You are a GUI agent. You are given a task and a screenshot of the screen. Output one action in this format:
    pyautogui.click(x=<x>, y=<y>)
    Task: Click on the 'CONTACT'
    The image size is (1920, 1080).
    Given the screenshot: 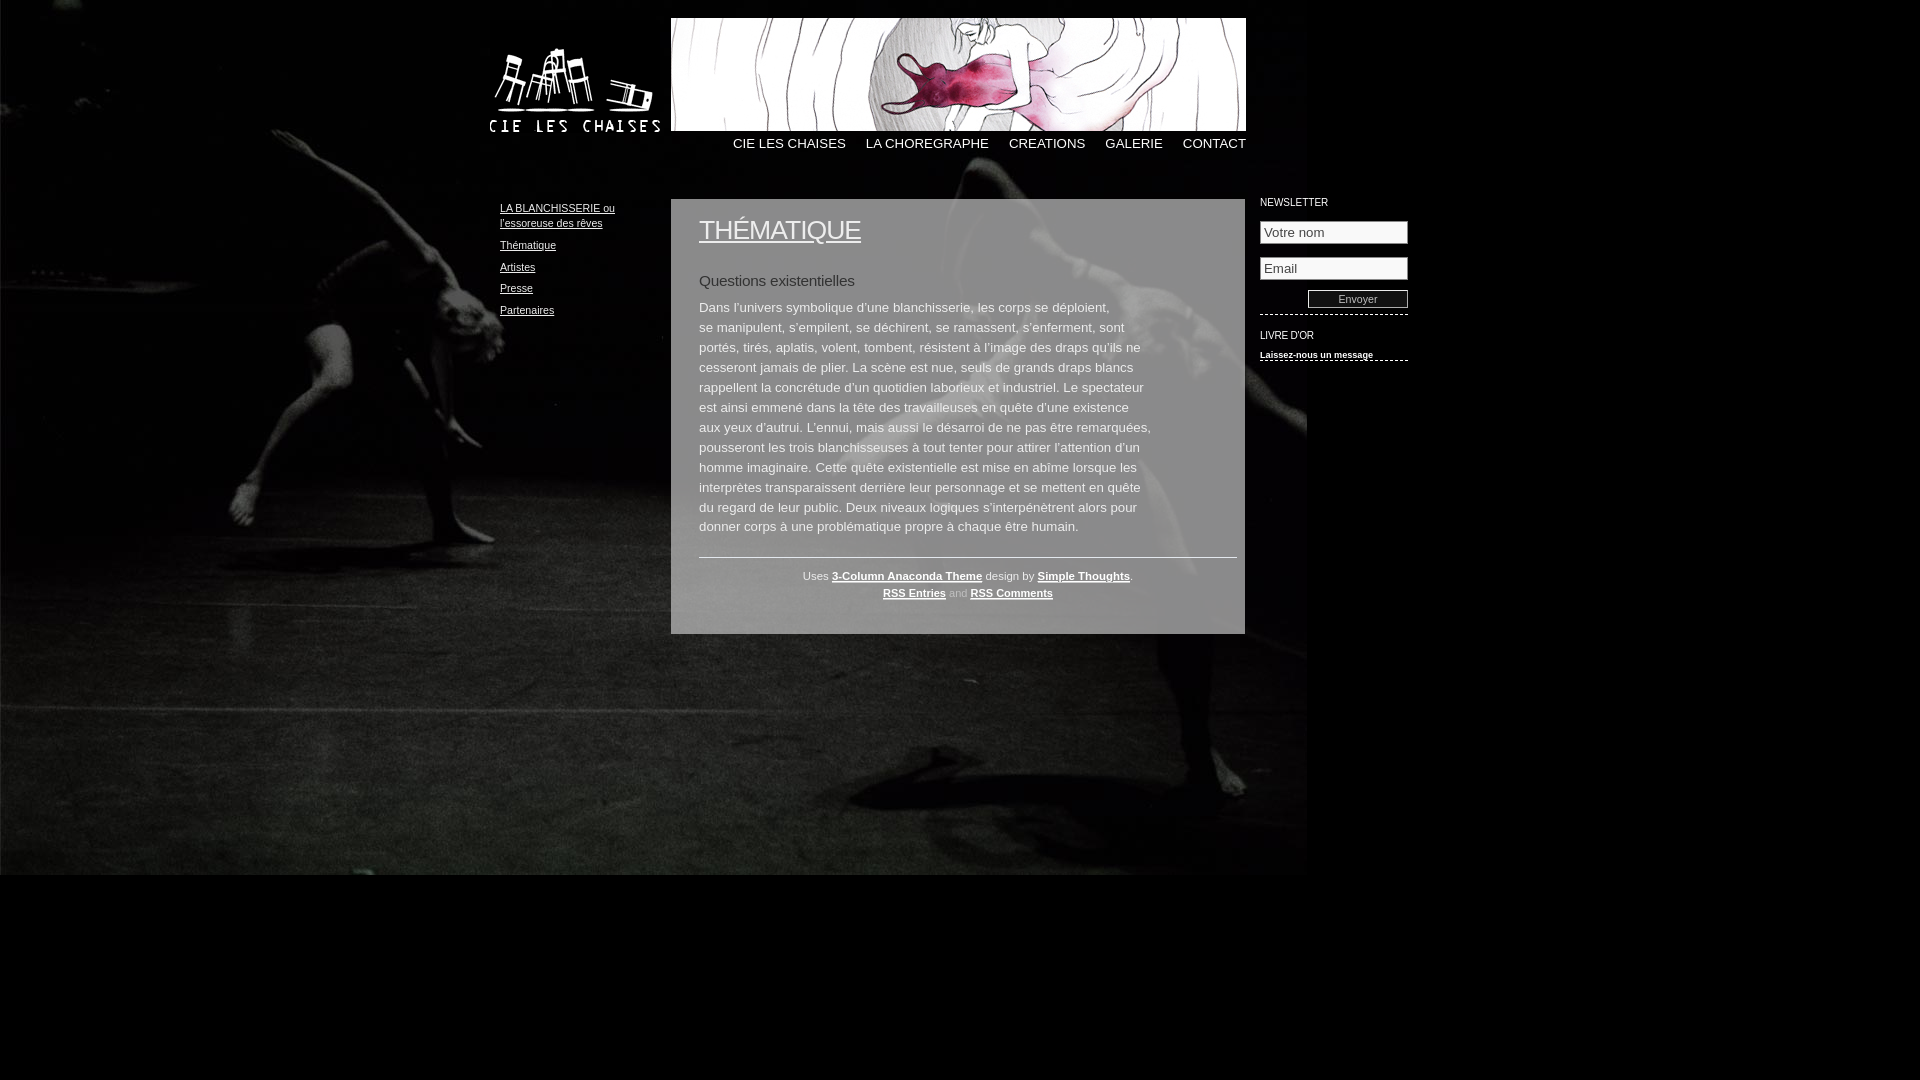 What is the action you would take?
    pyautogui.click(x=1162, y=142)
    